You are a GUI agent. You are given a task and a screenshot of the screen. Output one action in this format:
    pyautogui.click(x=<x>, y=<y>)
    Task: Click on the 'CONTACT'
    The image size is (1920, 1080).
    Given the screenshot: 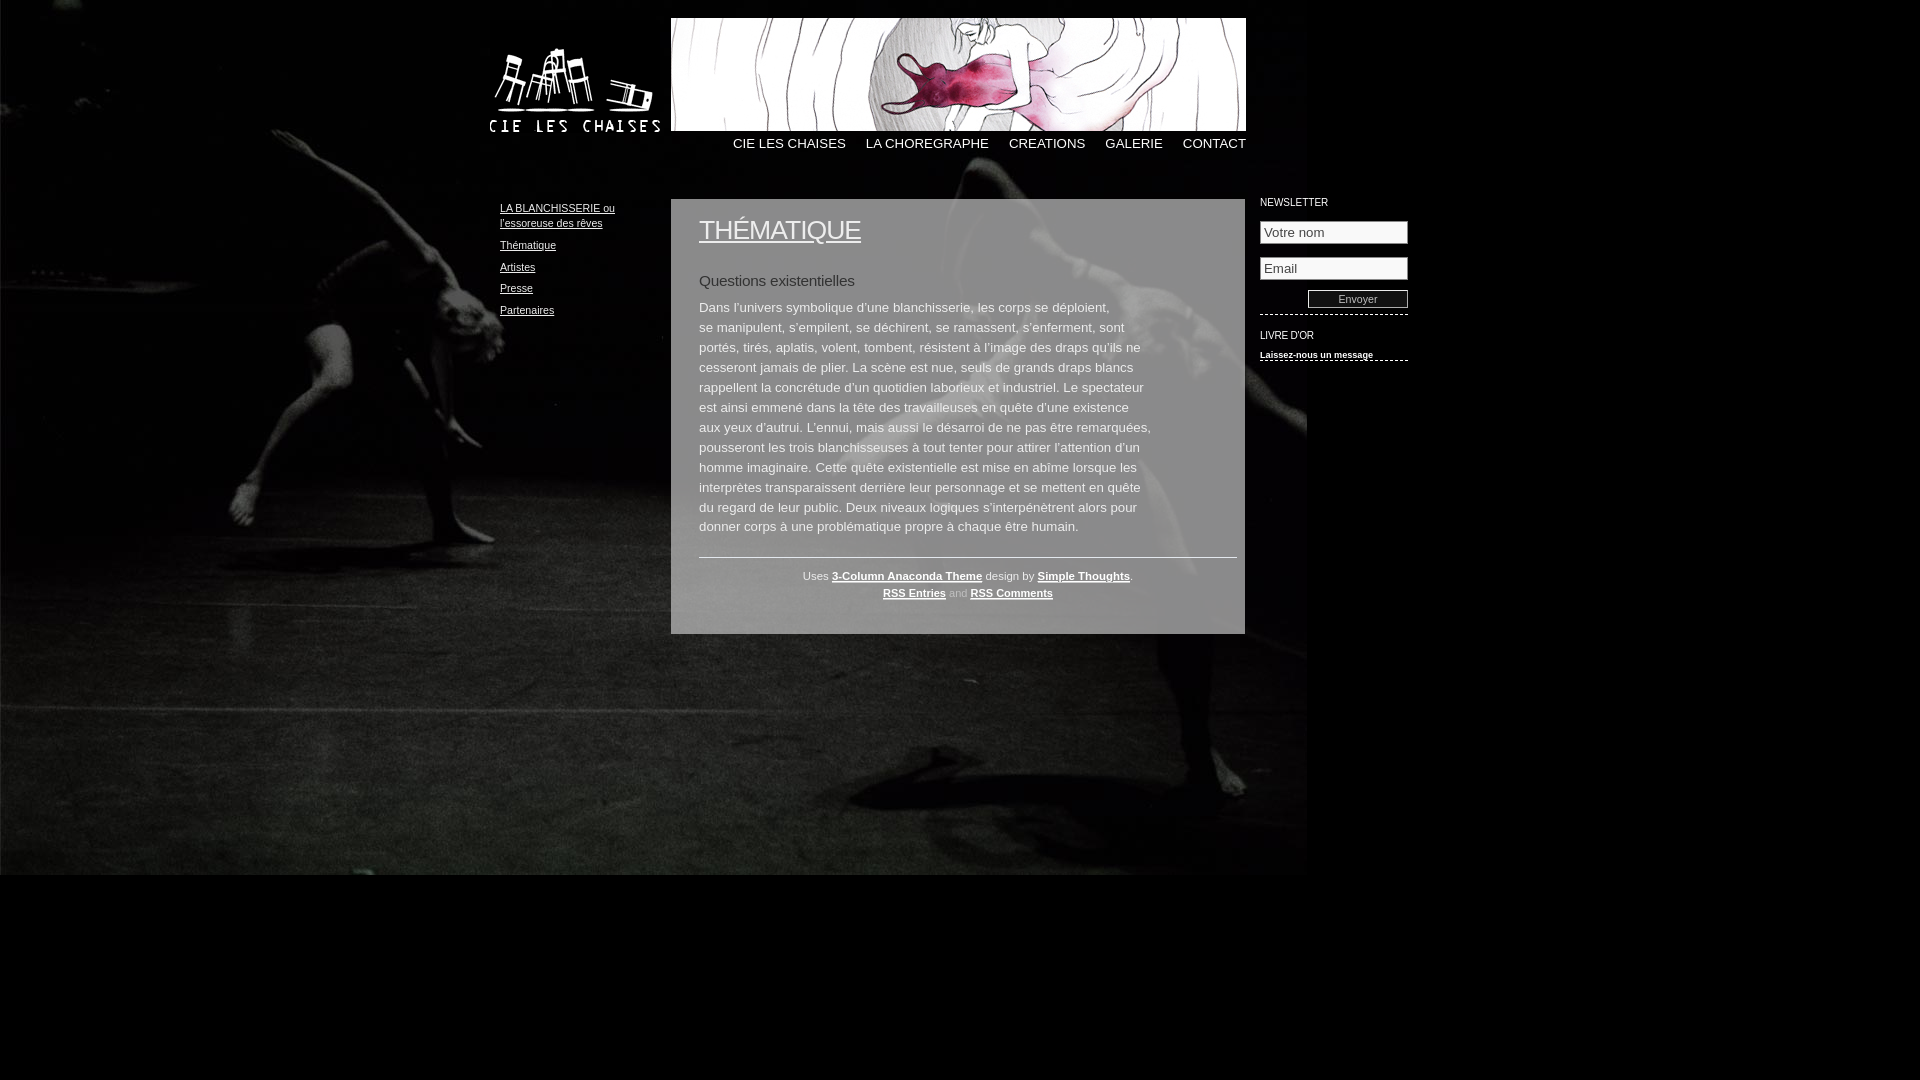 What is the action you would take?
    pyautogui.click(x=1162, y=142)
    